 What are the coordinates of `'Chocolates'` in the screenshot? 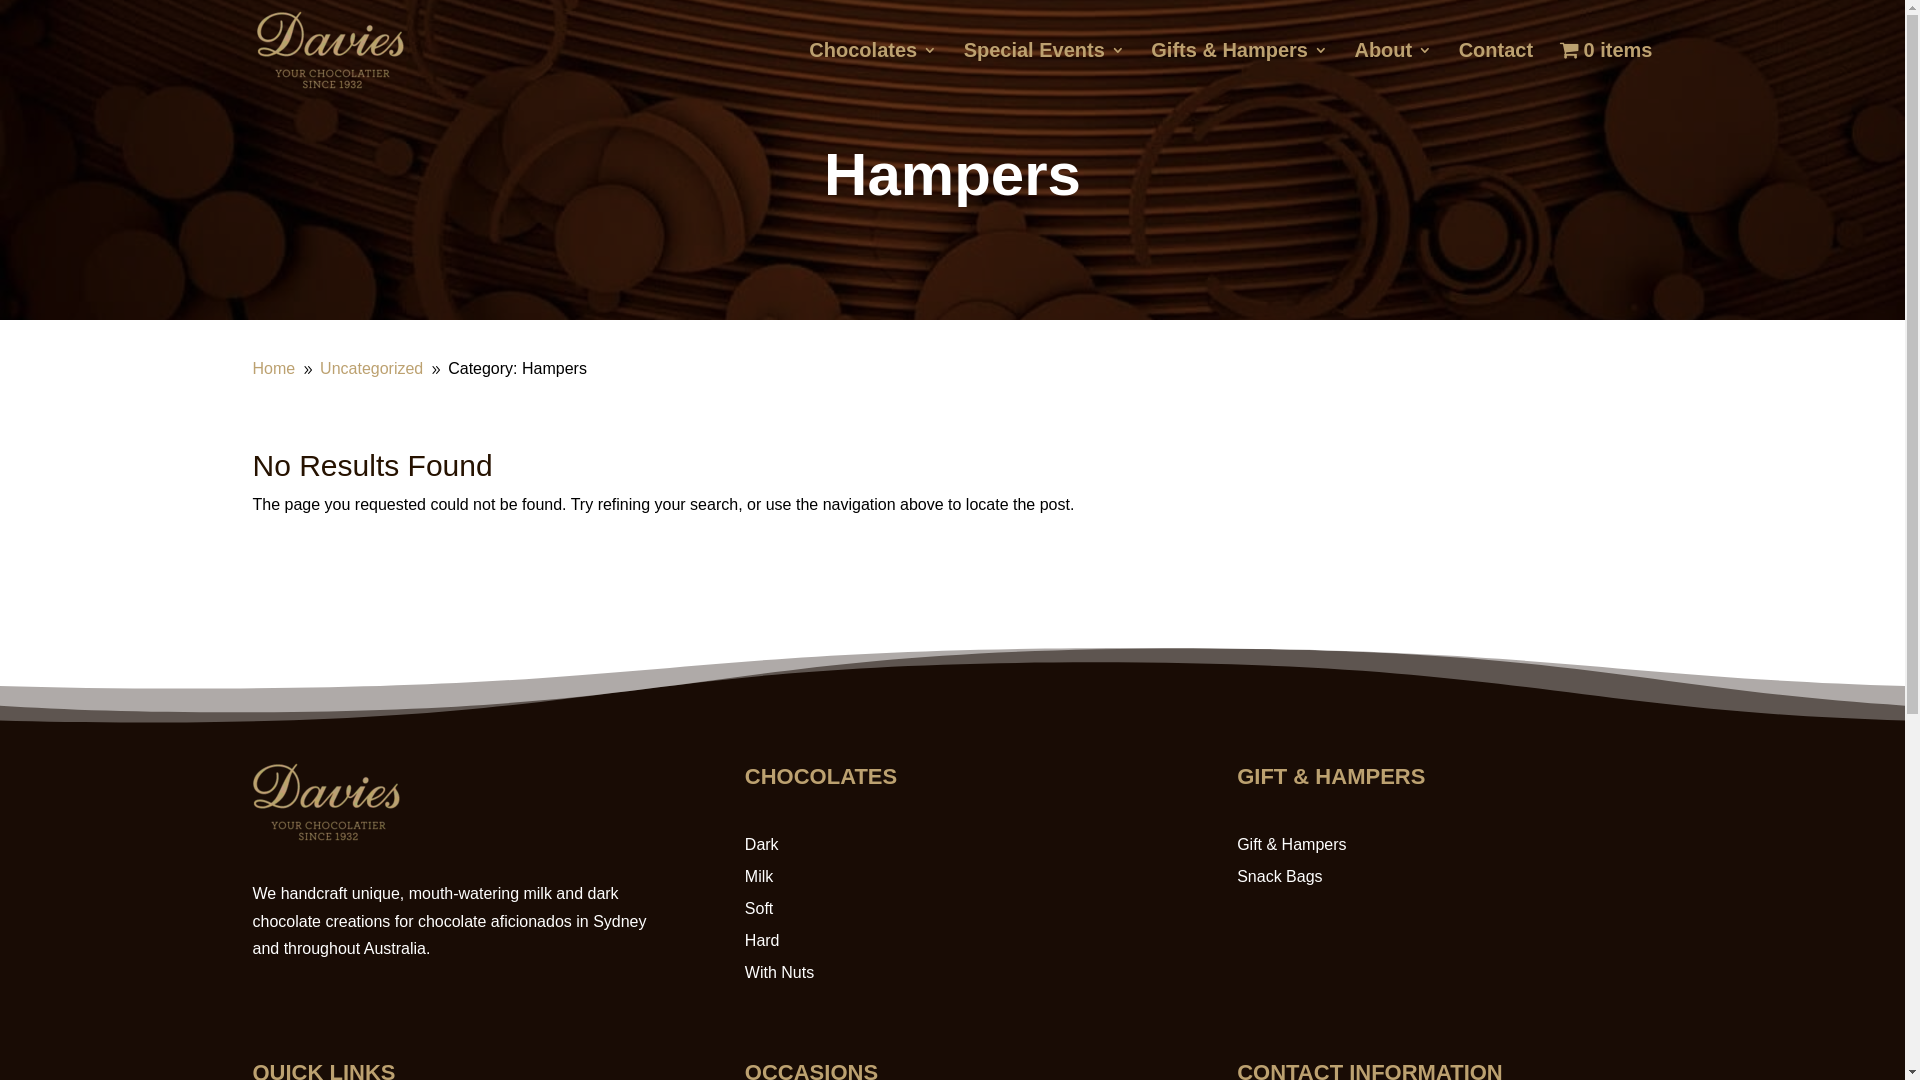 It's located at (873, 68).